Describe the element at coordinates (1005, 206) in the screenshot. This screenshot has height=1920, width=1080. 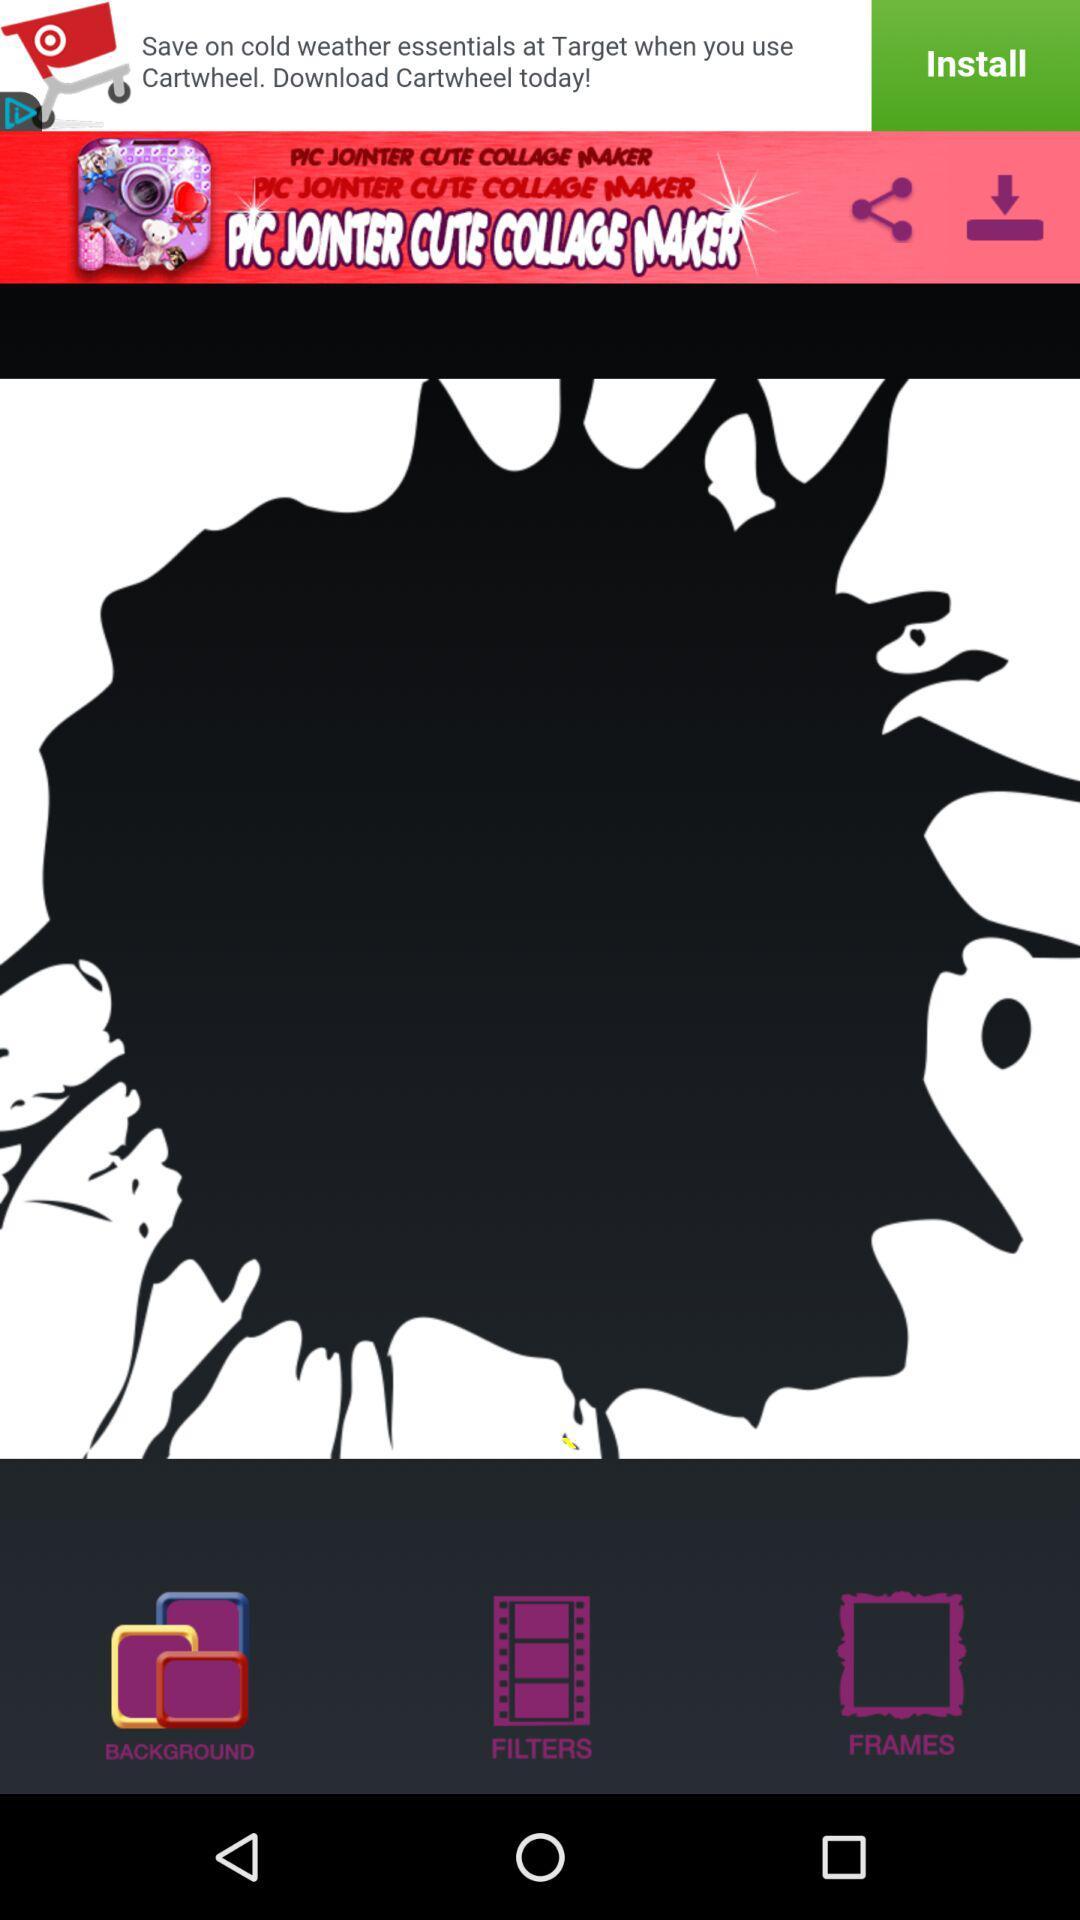
I see `download the article` at that location.